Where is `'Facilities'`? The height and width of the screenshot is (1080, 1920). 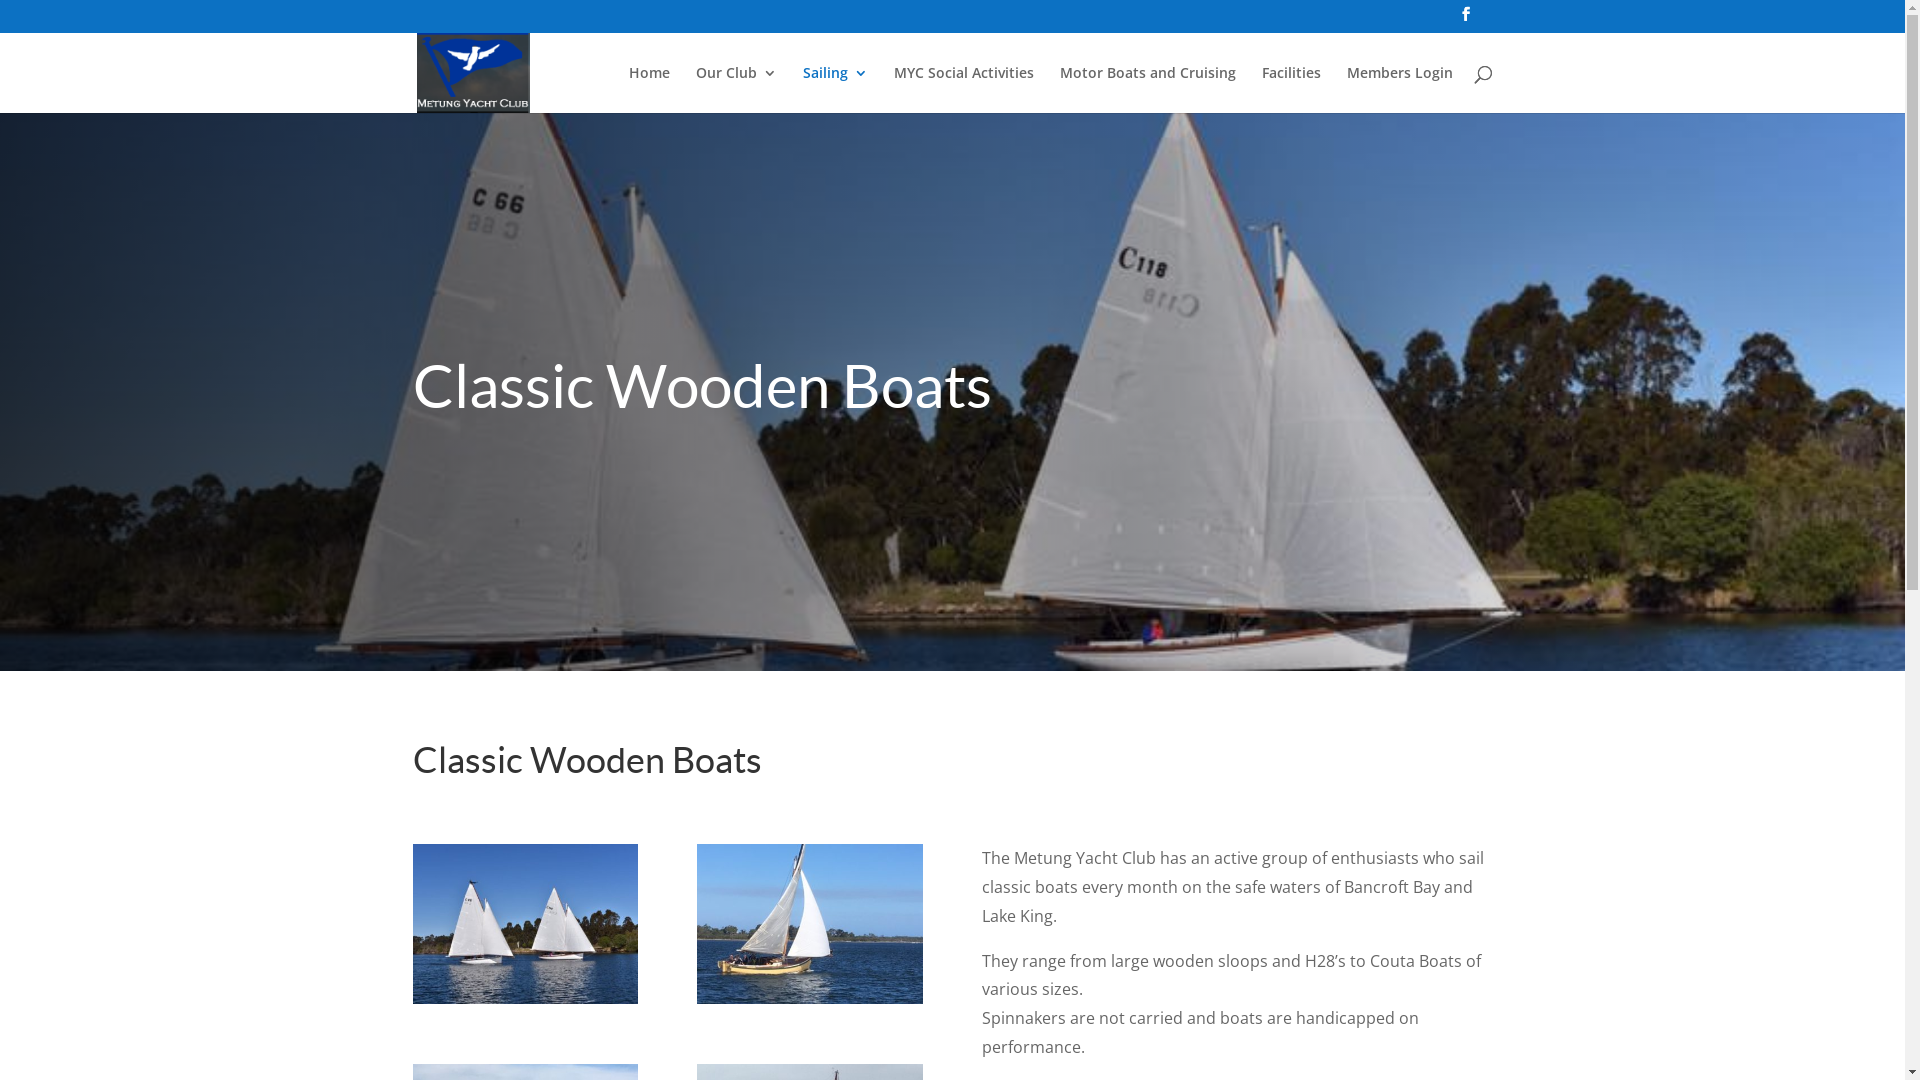 'Facilities' is located at coordinates (1291, 88).